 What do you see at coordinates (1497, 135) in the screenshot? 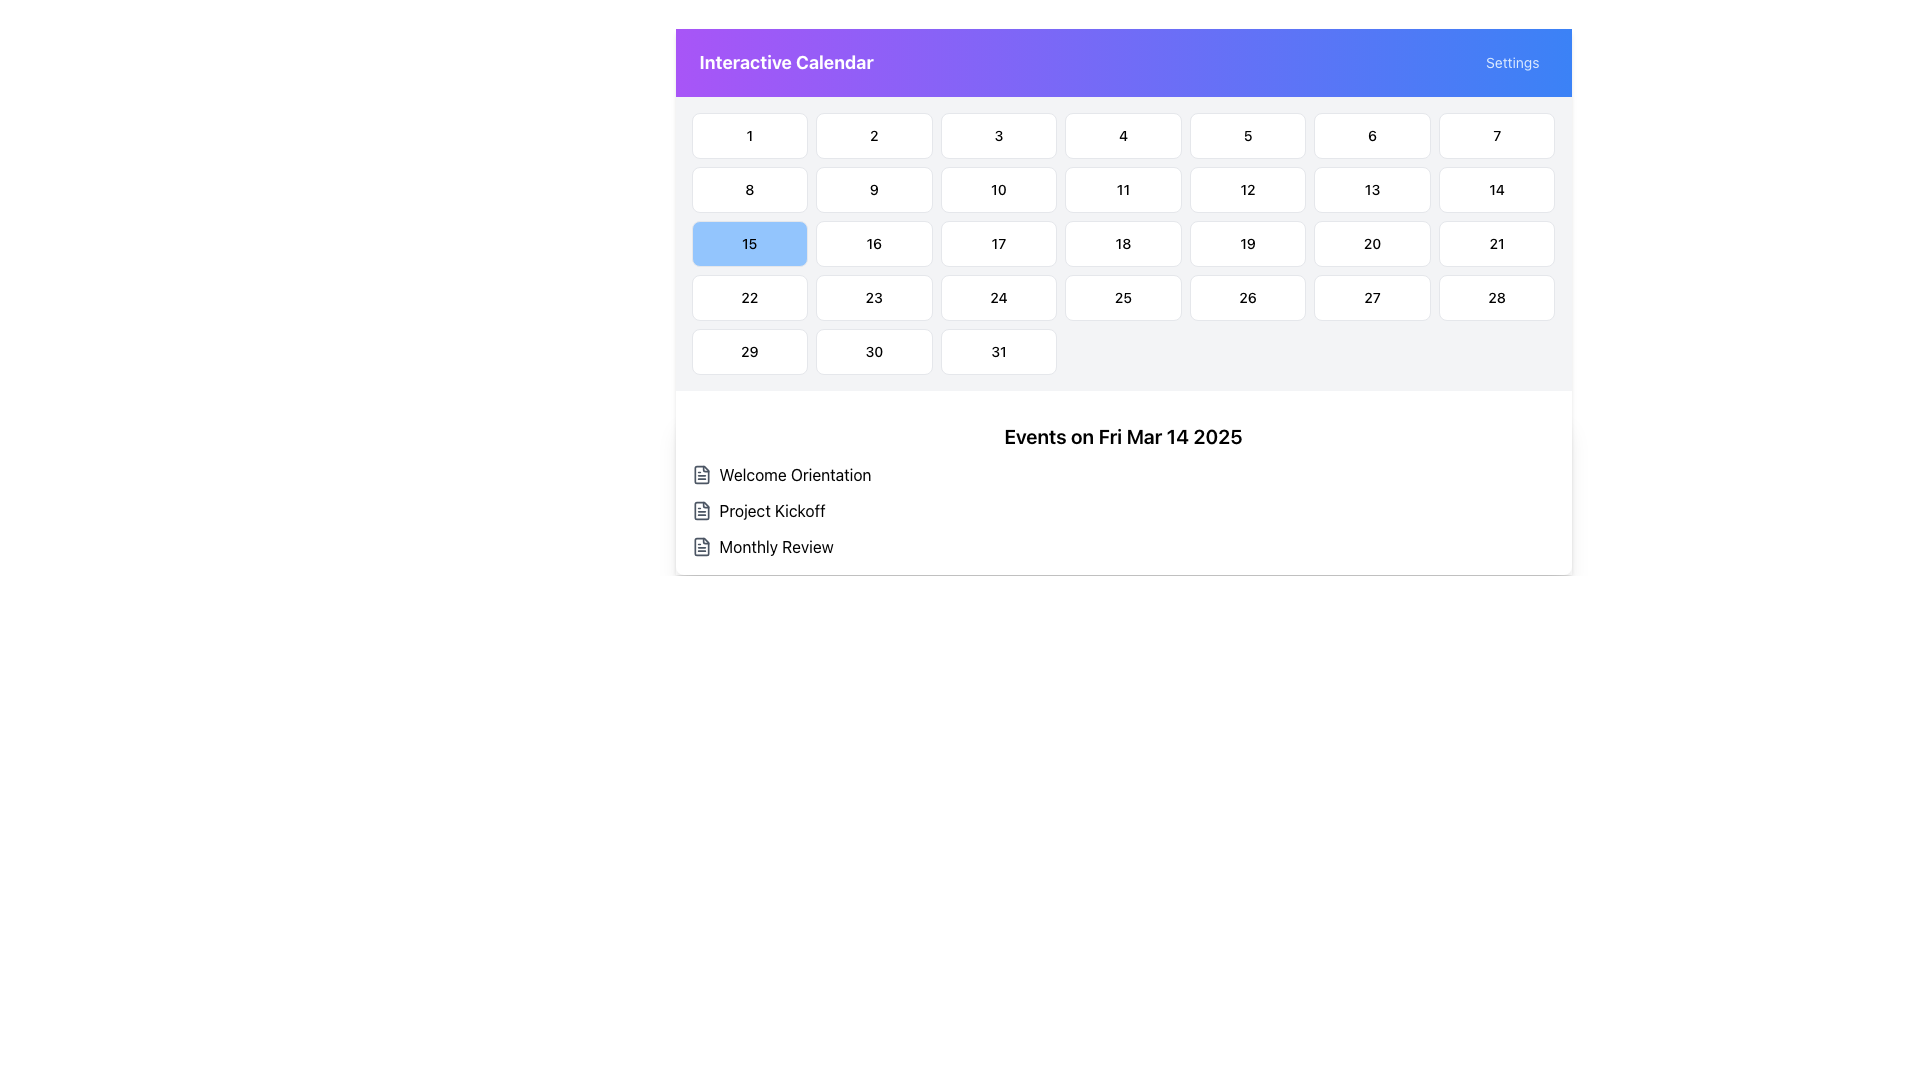
I see `the Text label representing the seventh day in the calendar, located in the top-right corner of the calendar grid, under the 'Settings' button` at bounding box center [1497, 135].